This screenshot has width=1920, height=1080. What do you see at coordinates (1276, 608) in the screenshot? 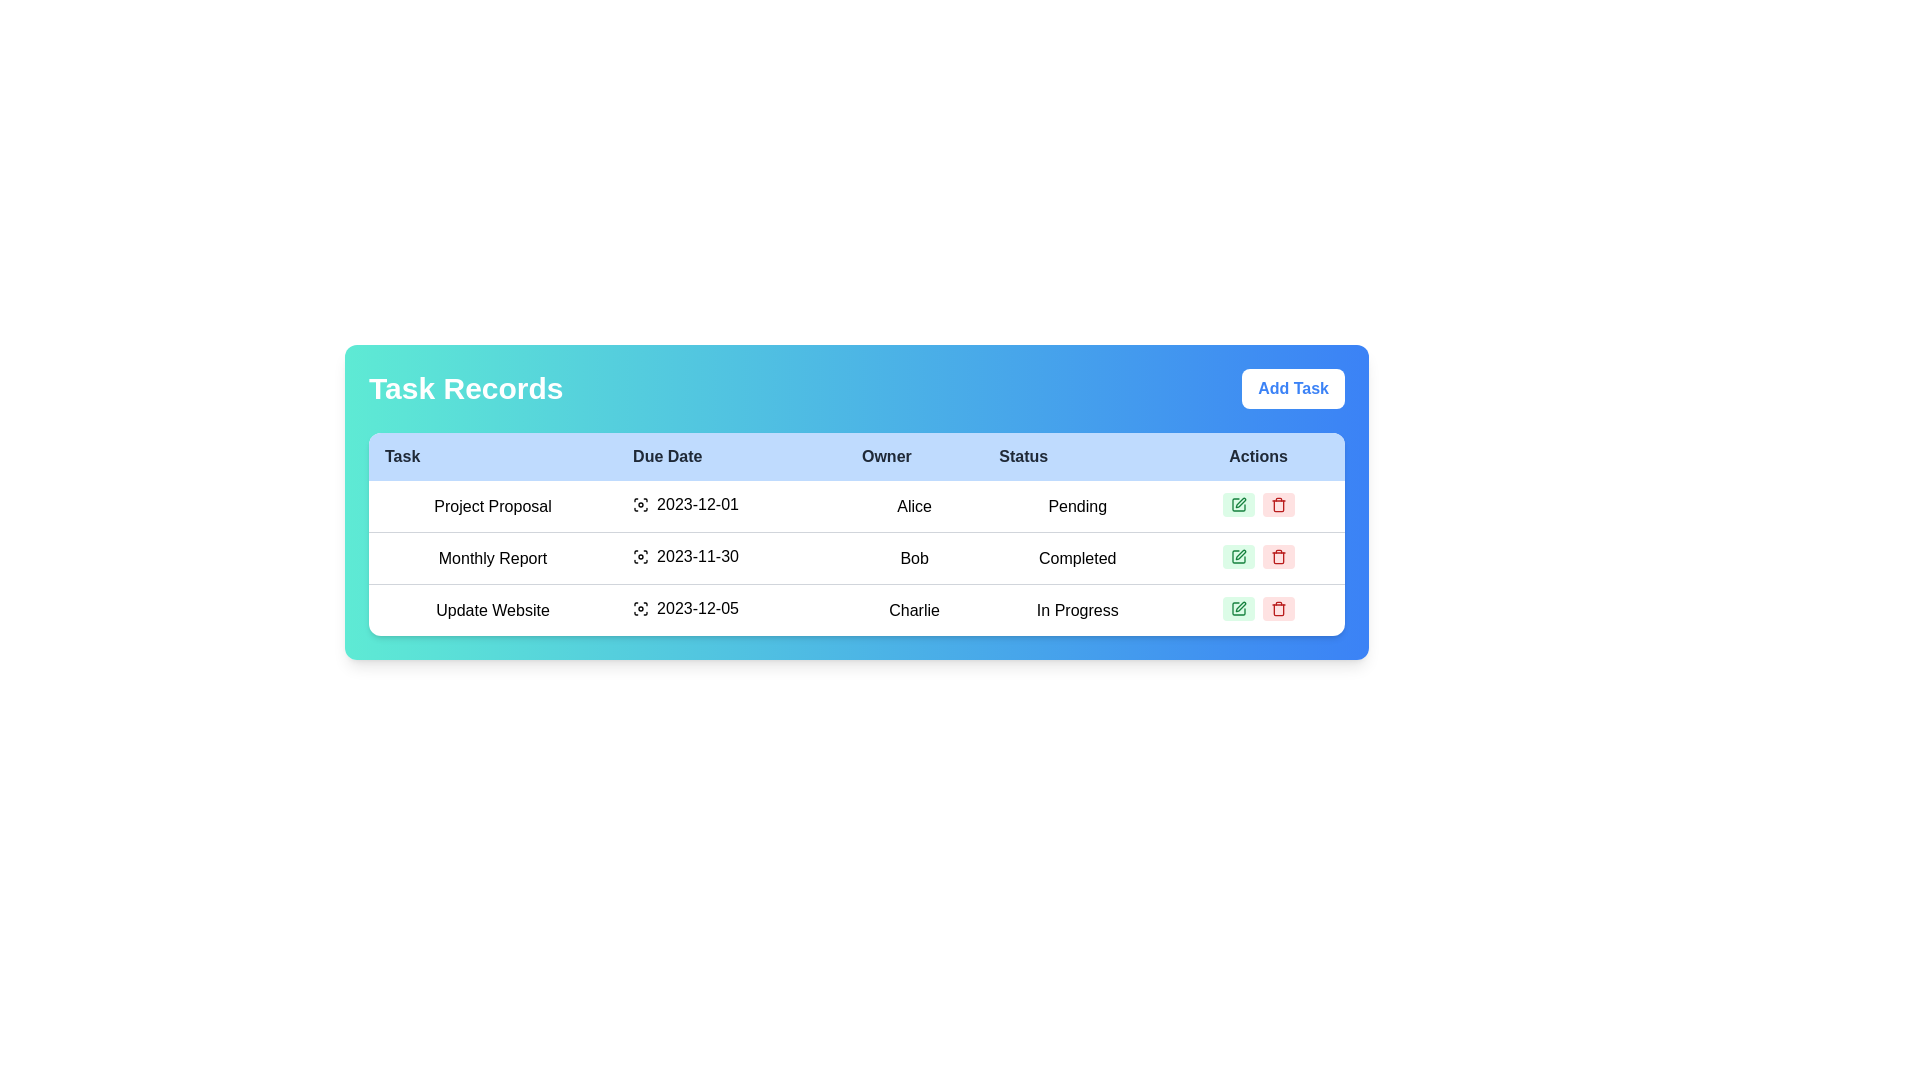
I see `the delete button in the 'Actions' column of the third row in the 'Task Records' table` at bounding box center [1276, 608].